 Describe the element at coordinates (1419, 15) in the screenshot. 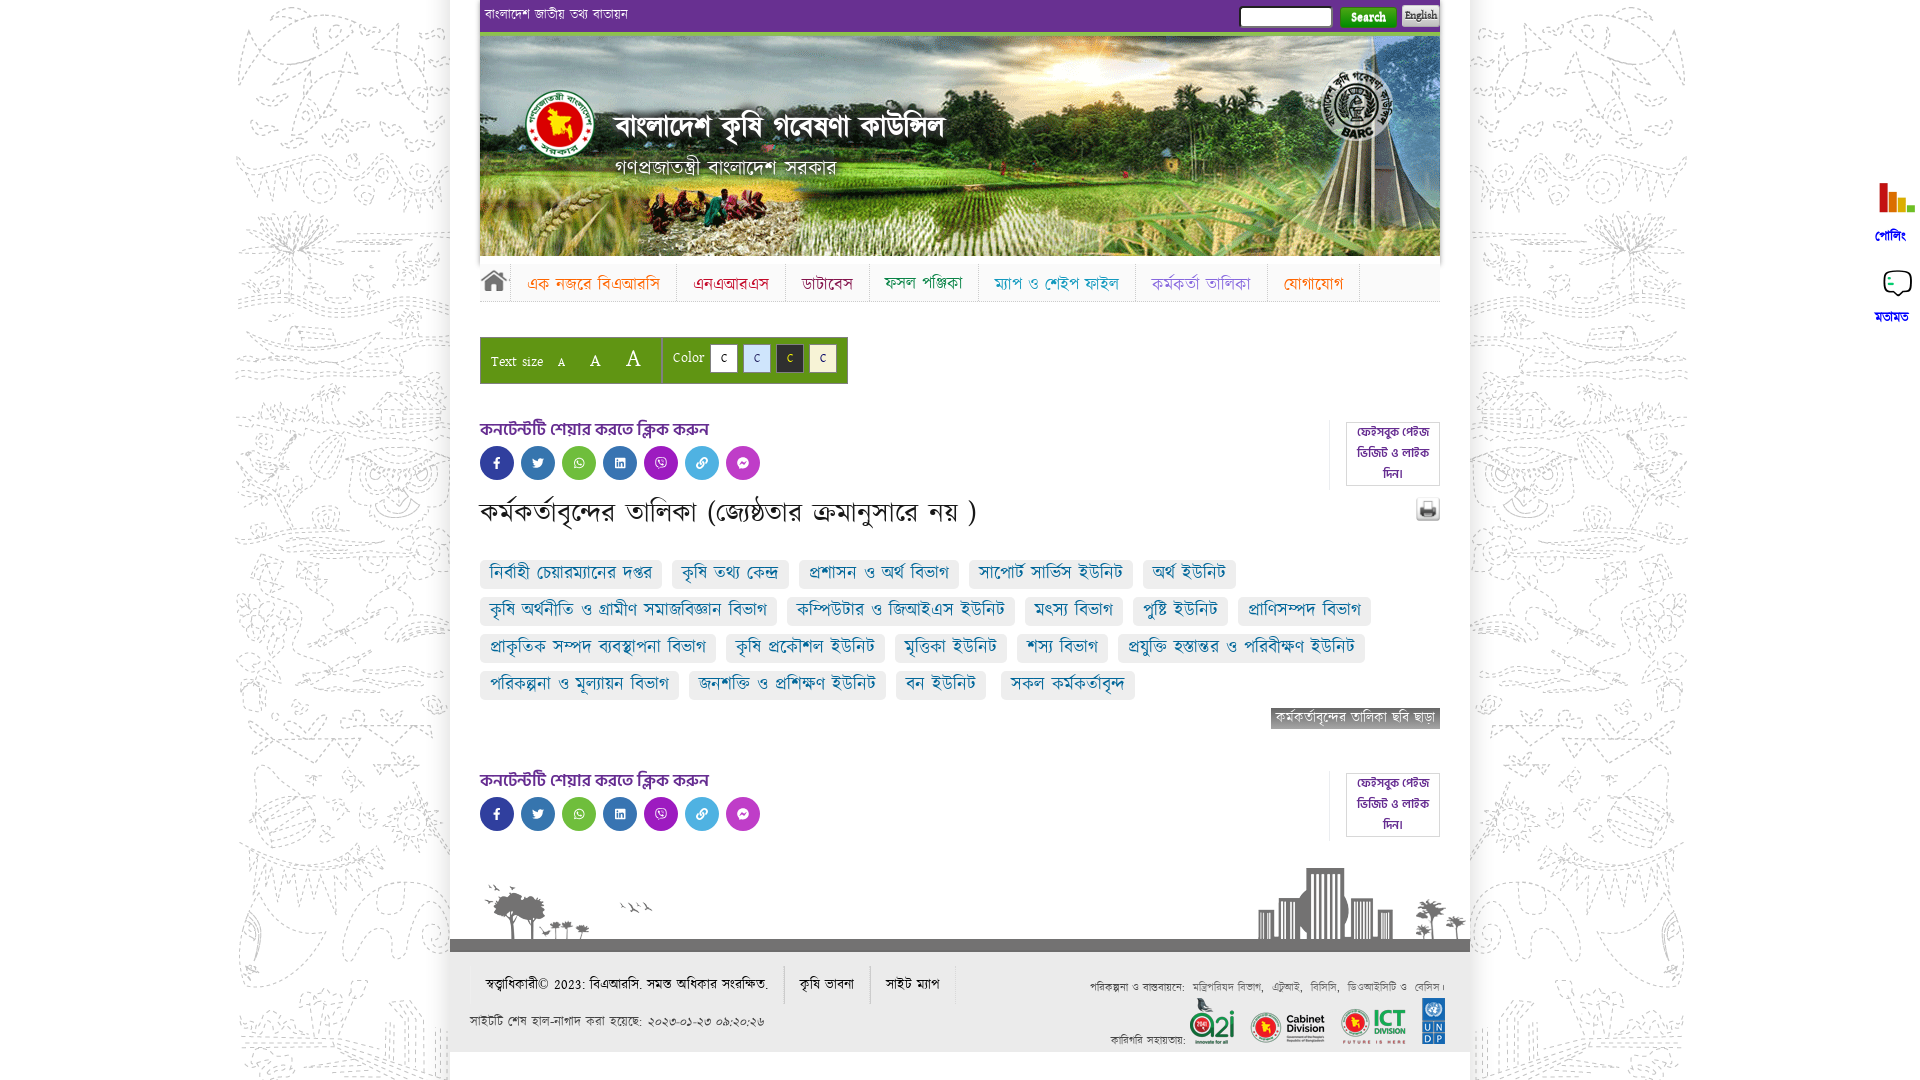

I see `'English'` at that location.